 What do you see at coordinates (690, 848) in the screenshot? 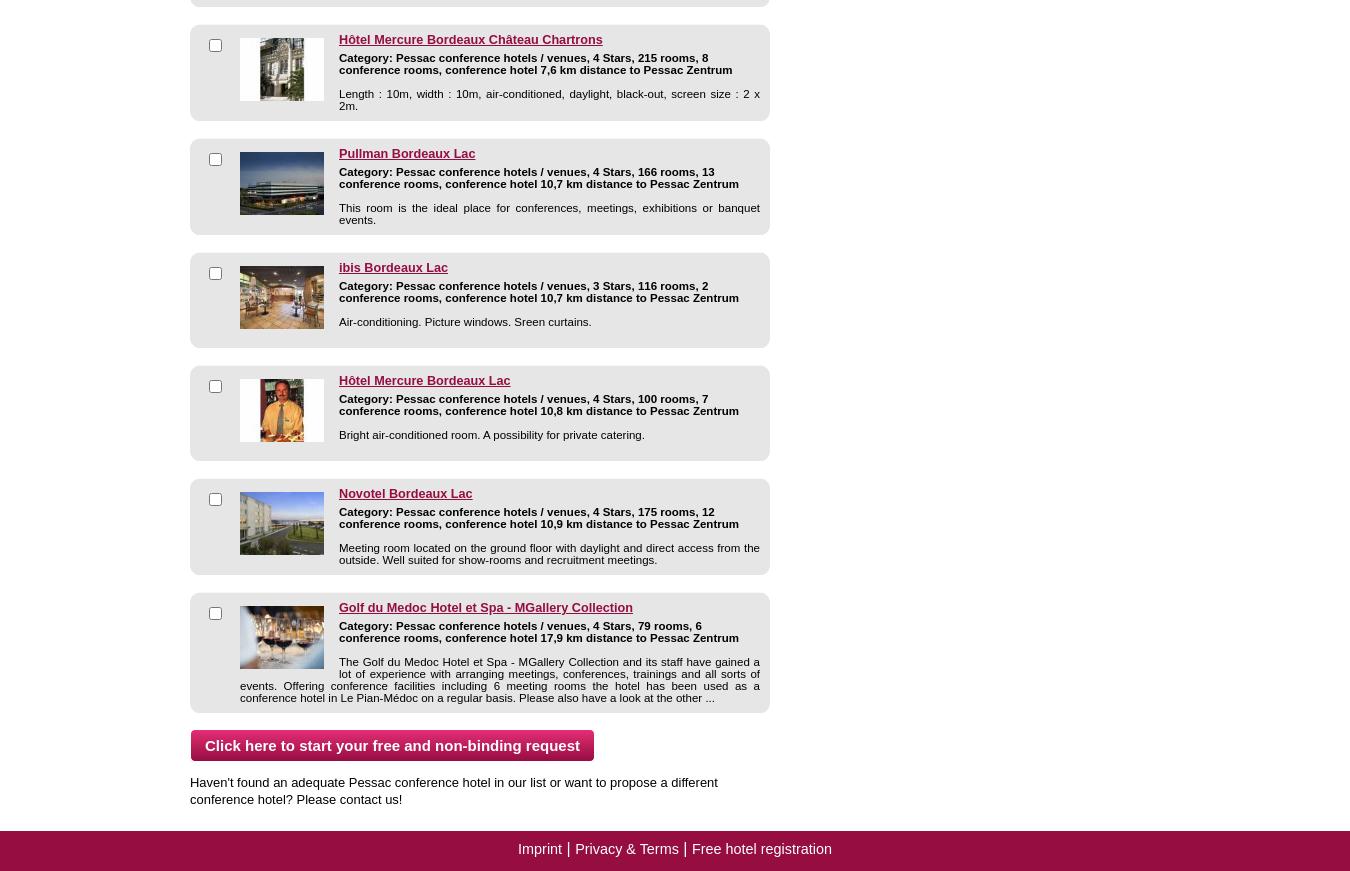
I see `'Free hotel registration'` at bounding box center [690, 848].